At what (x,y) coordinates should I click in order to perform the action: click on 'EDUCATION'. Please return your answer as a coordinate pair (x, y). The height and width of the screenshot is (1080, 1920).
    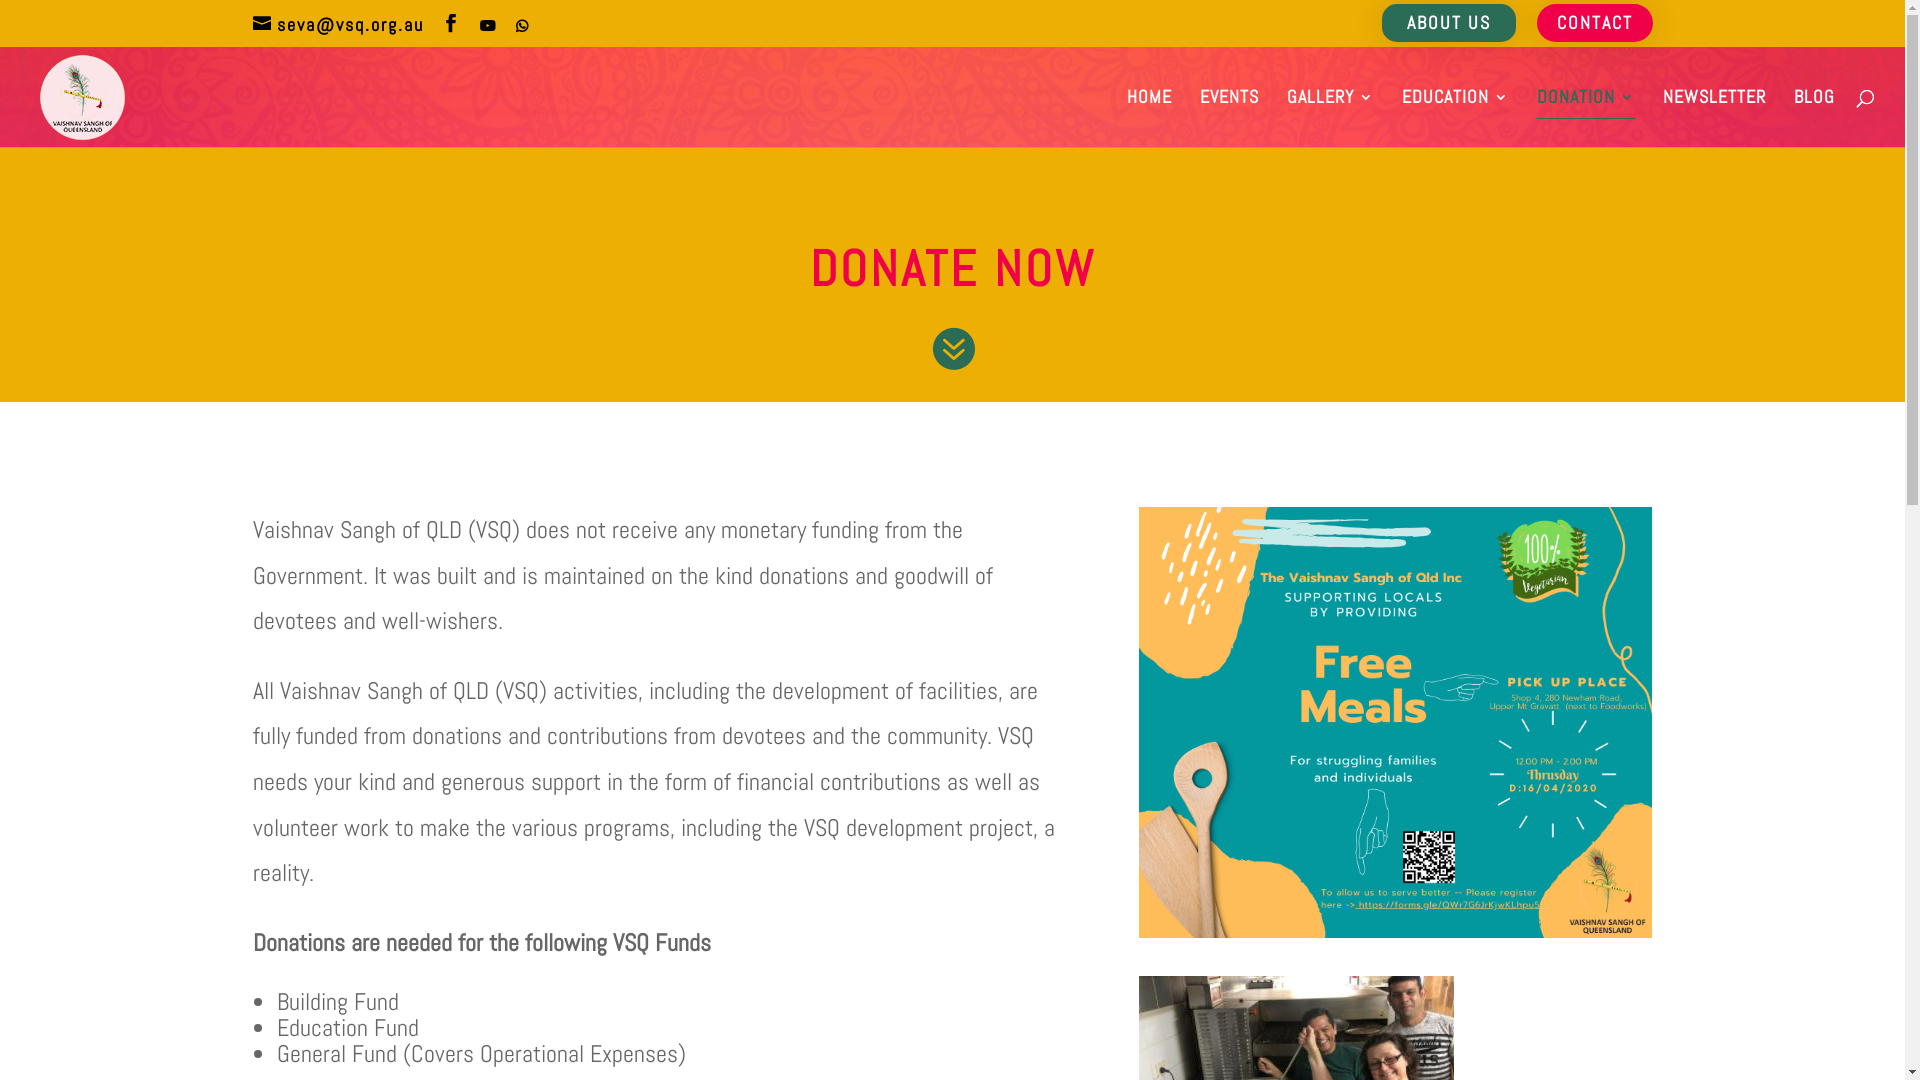
    Looking at the image, I should click on (1455, 118).